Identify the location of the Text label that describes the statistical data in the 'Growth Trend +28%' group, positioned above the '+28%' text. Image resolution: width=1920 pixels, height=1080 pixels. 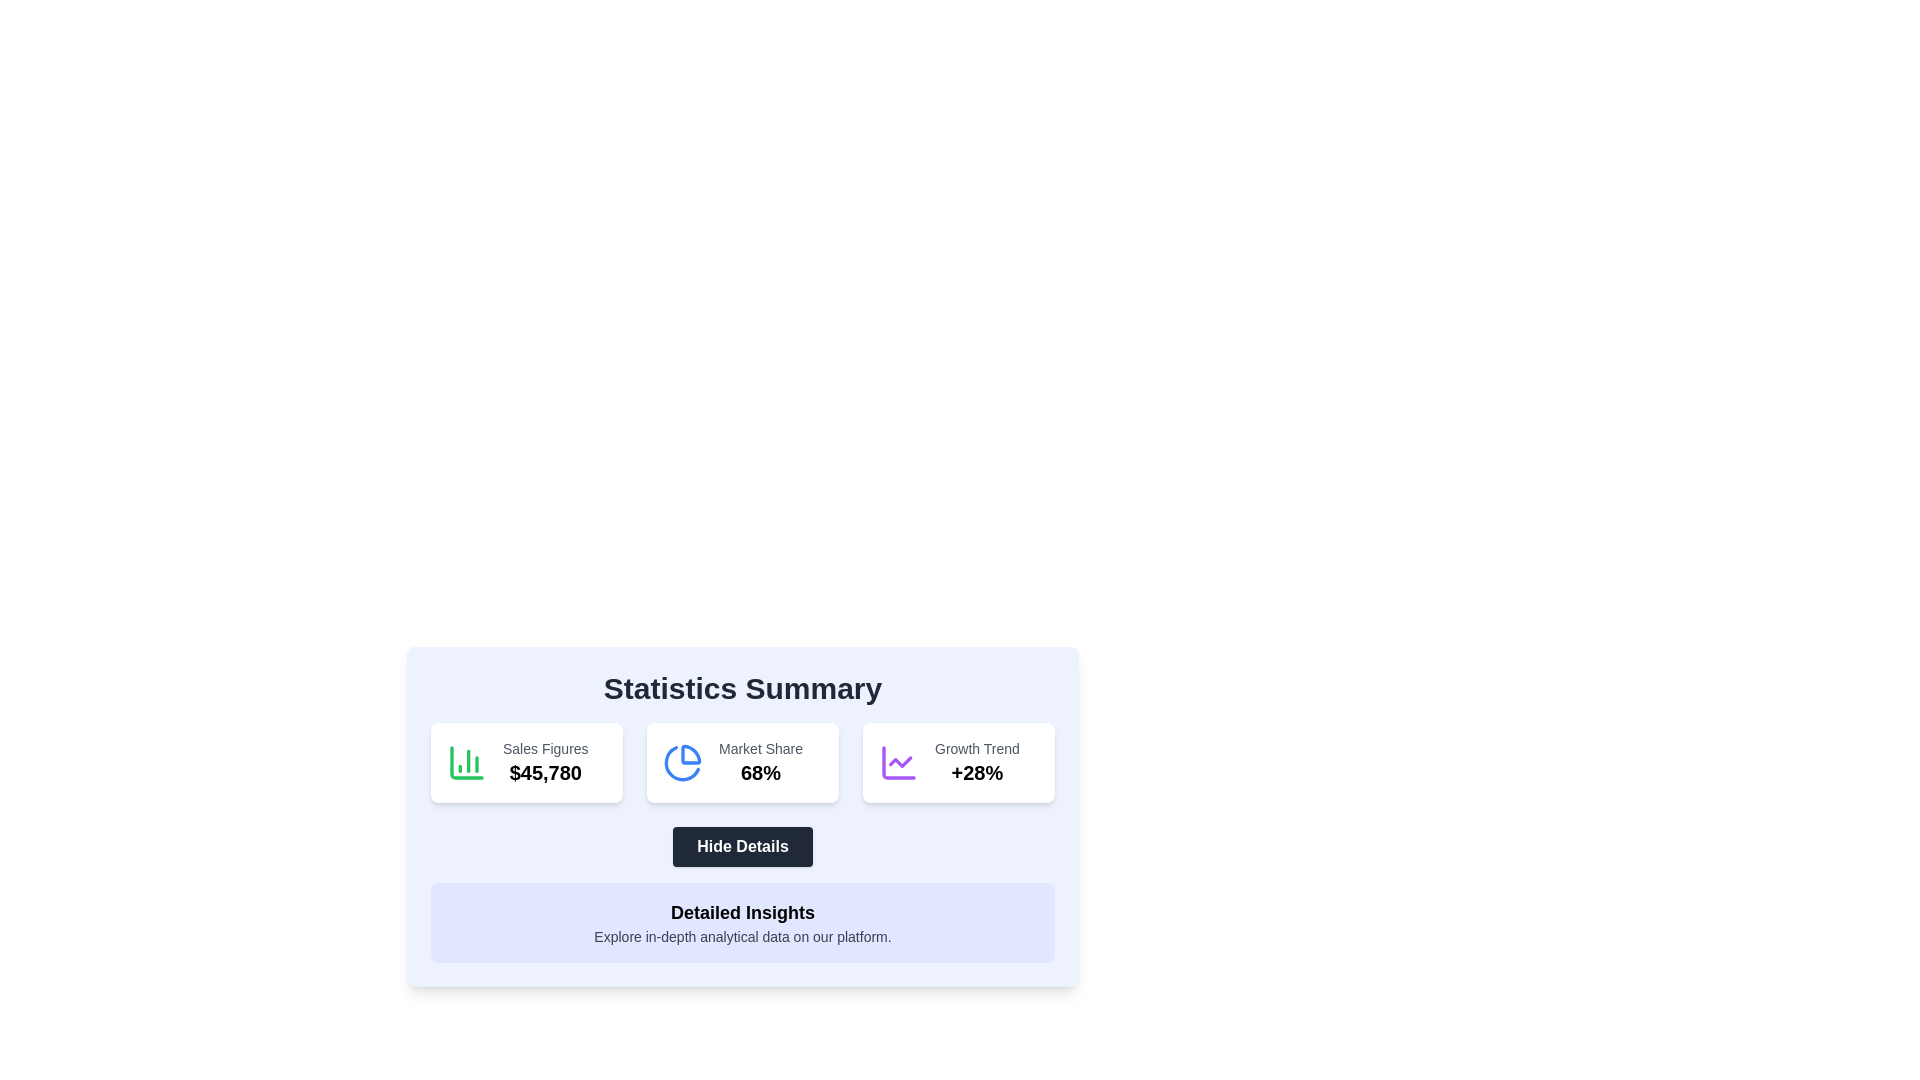
(977, 748).